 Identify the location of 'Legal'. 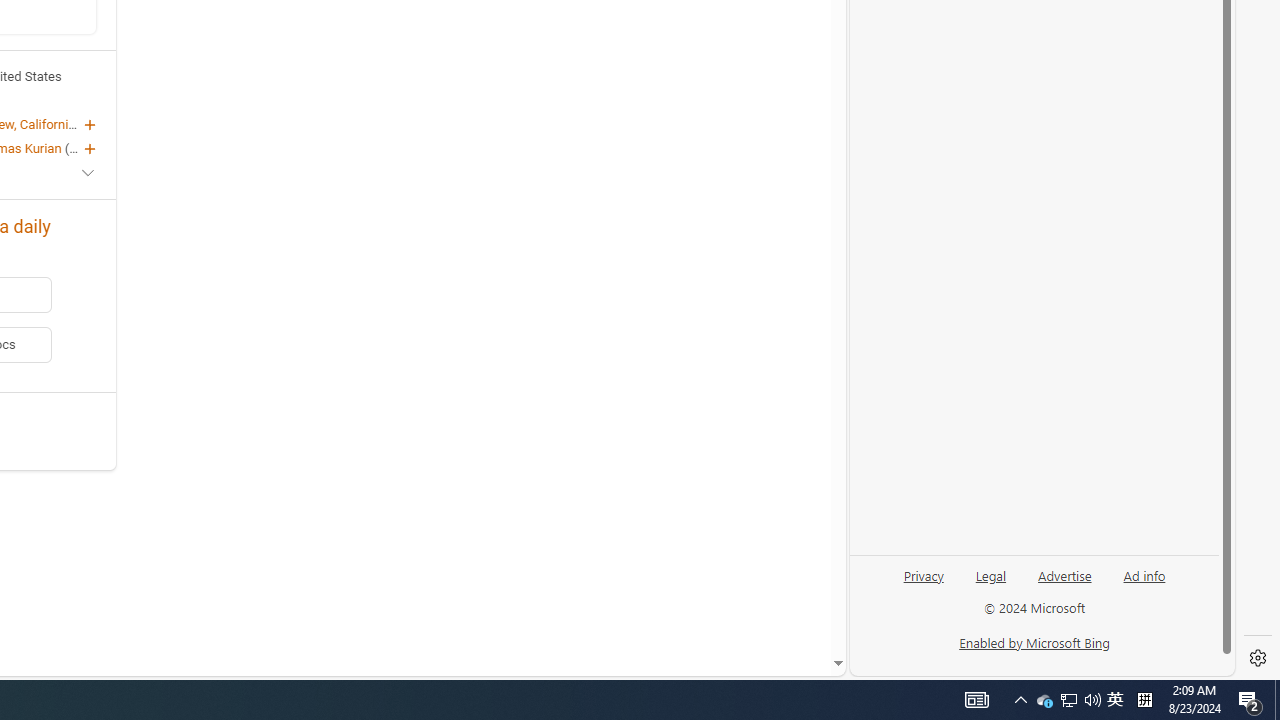
(990, 583).